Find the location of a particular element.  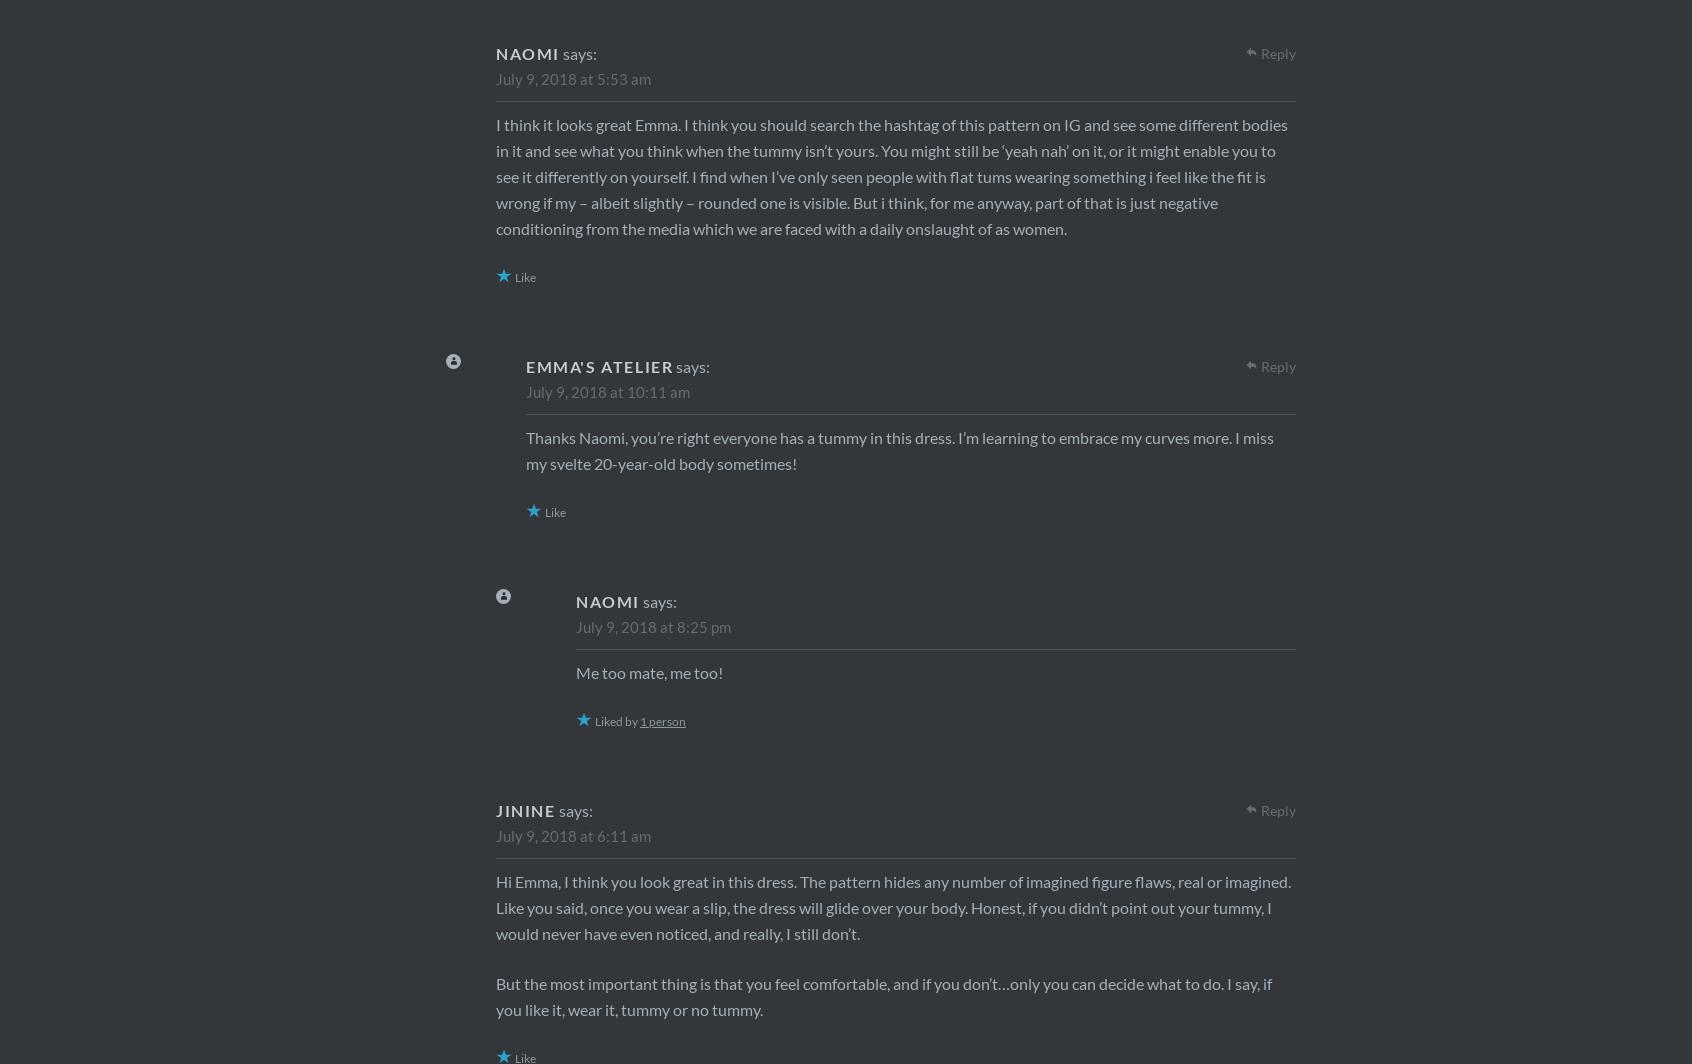

'July 9, 2018 at 10:11 am' is located at coordinates (606, 391).